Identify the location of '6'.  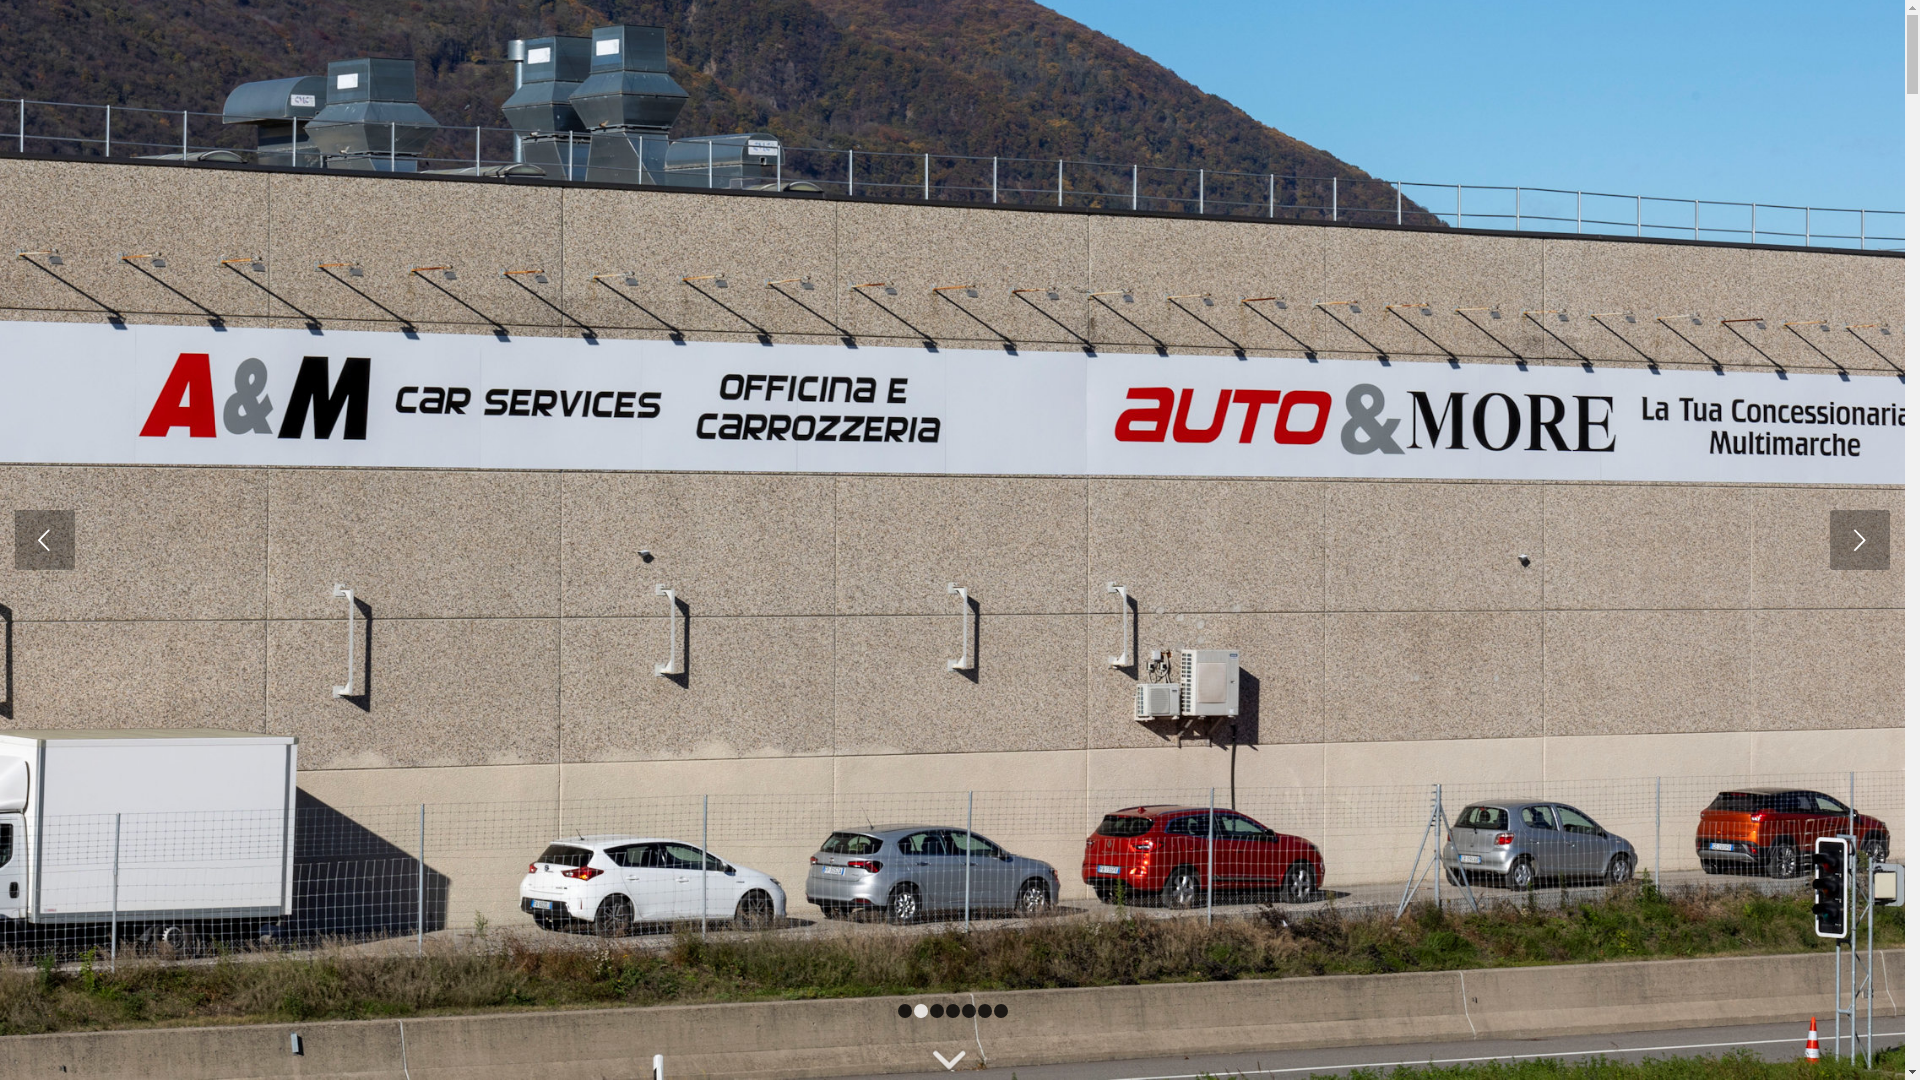
(984, 1010).